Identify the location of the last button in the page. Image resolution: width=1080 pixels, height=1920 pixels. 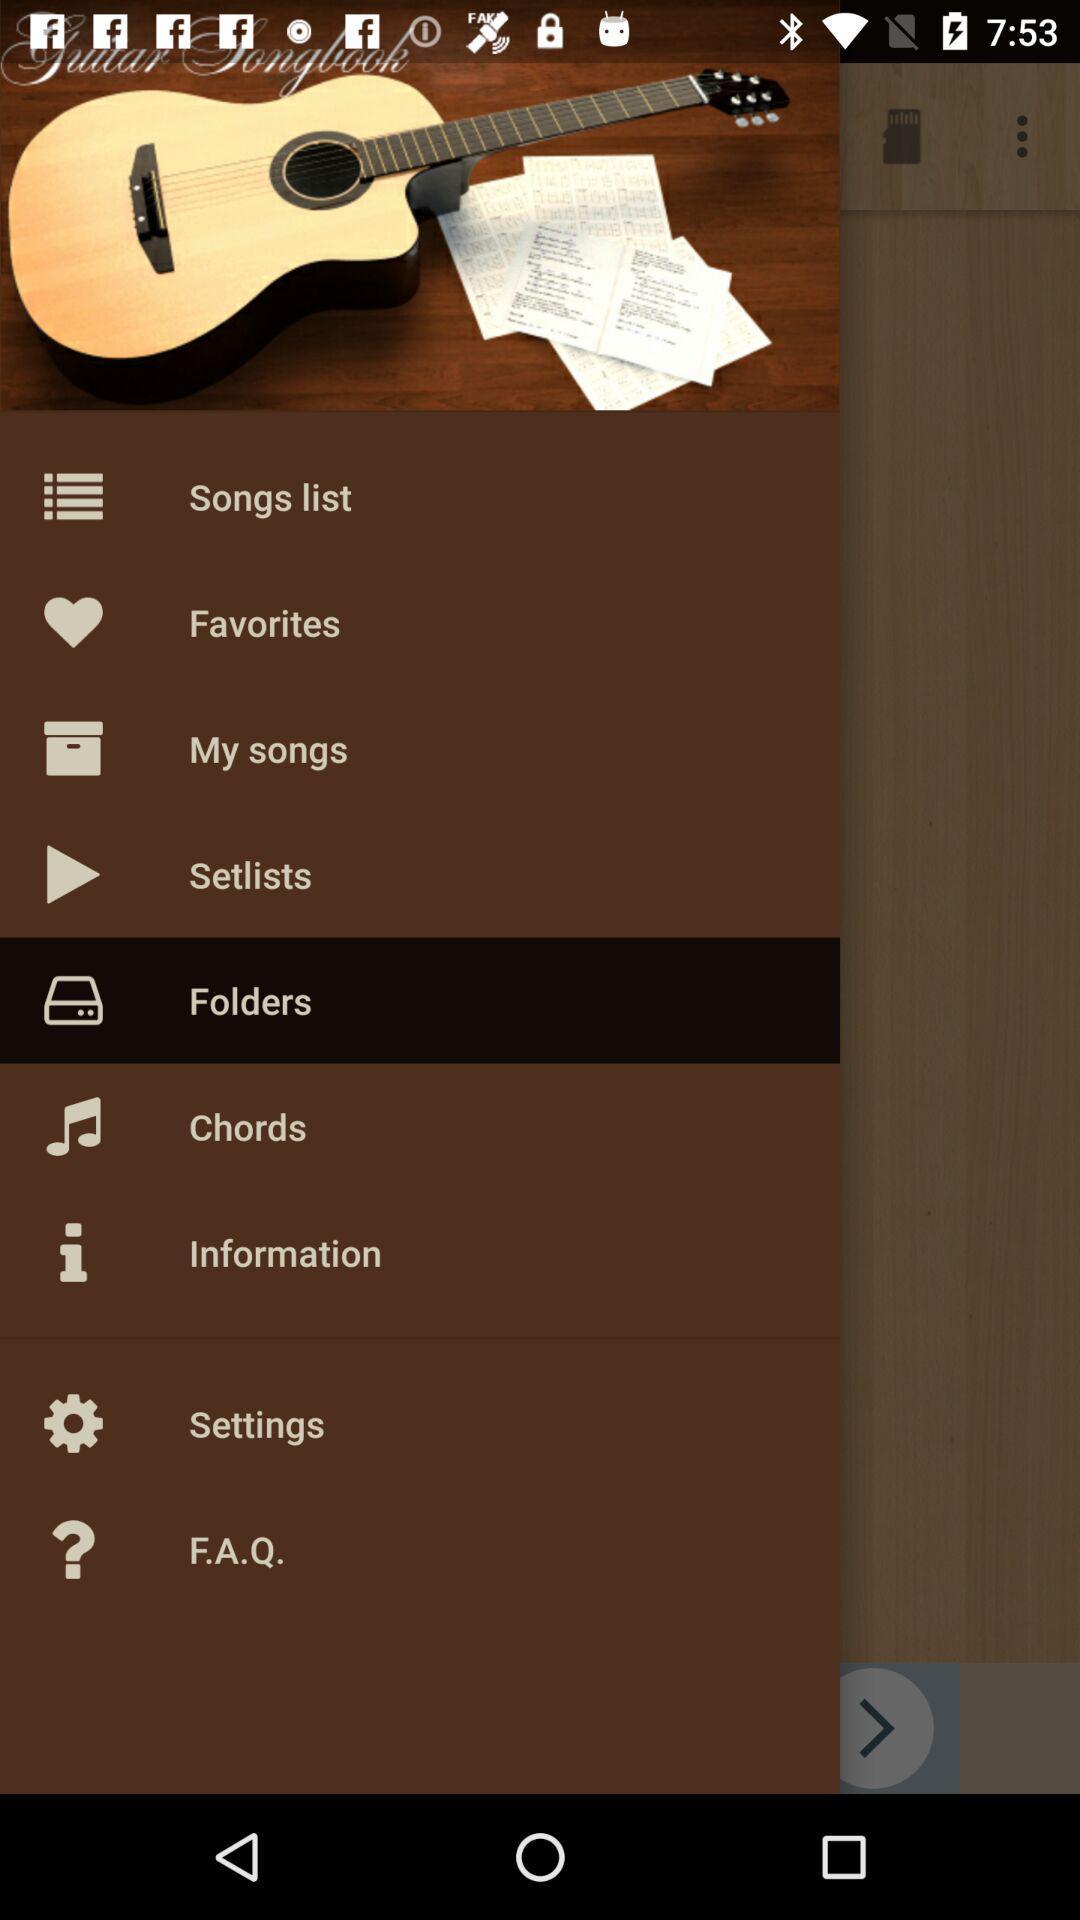
(115, 1549).